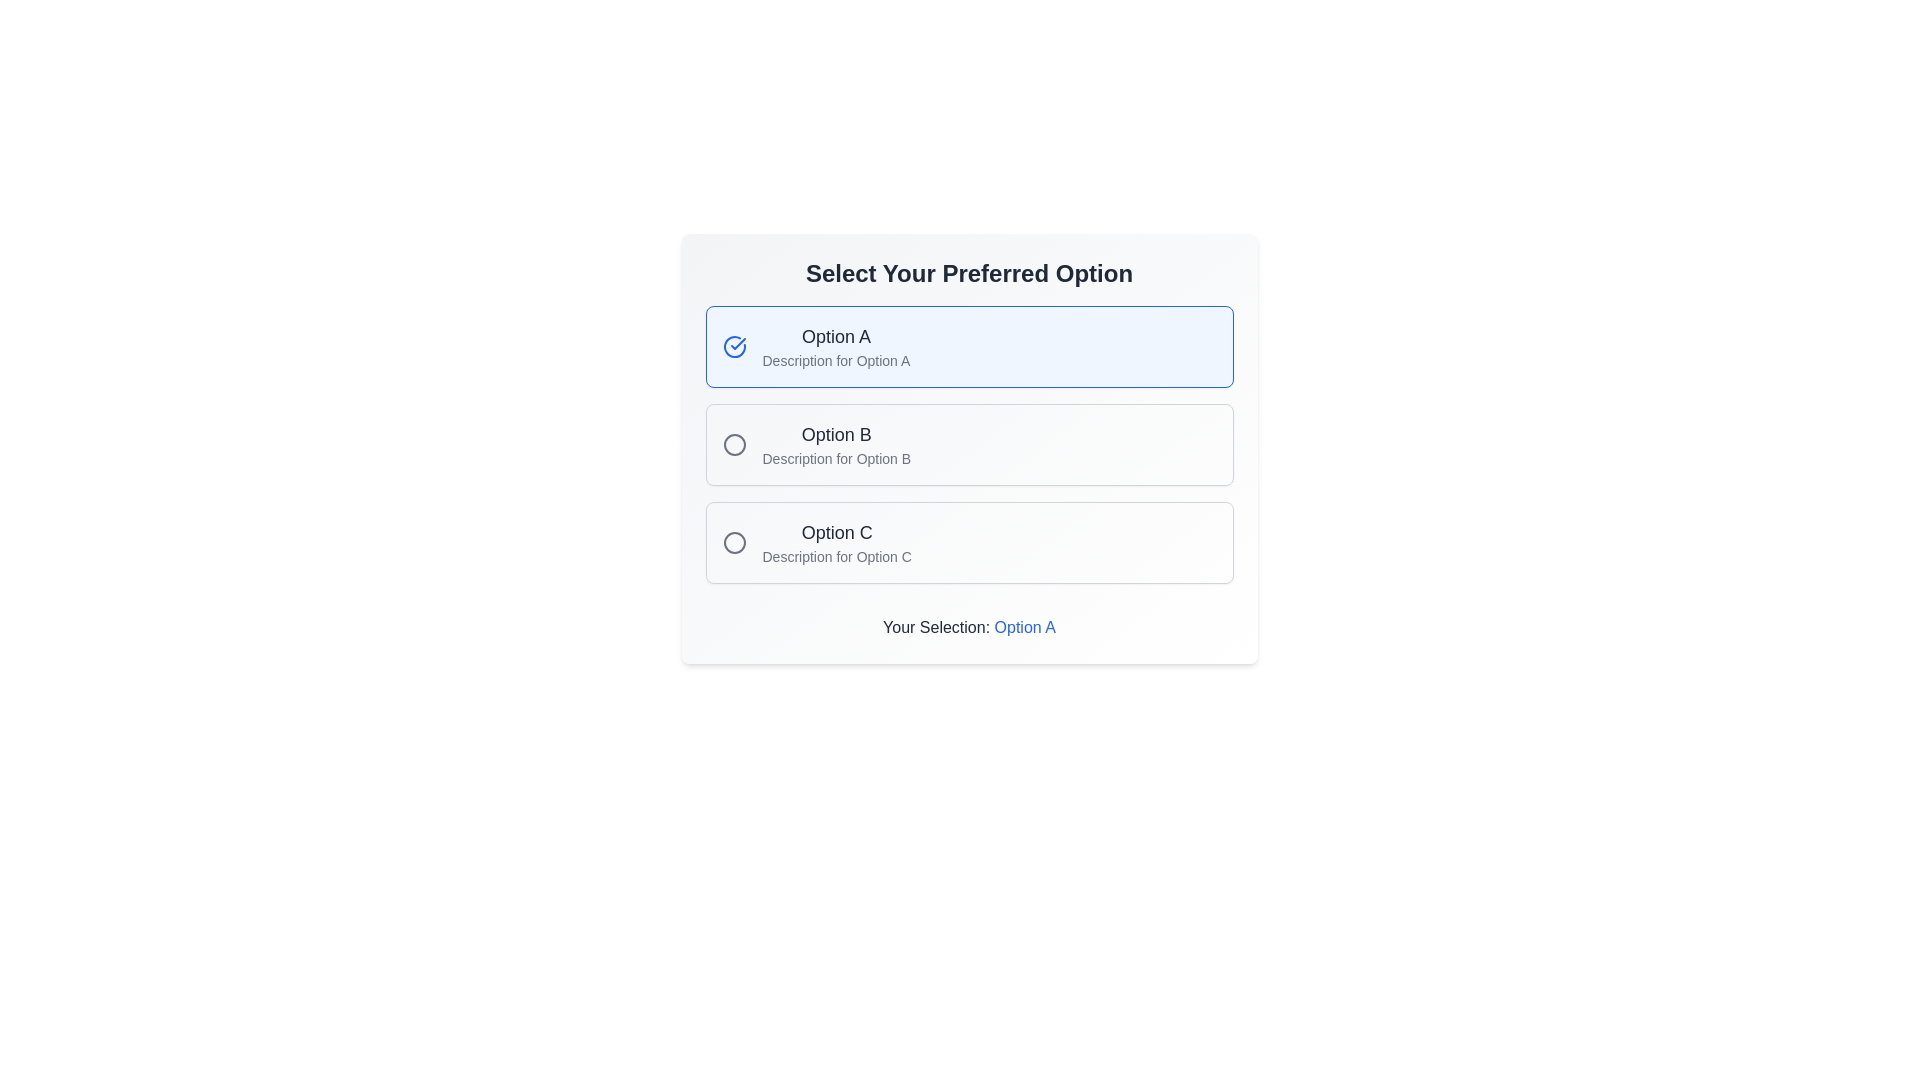 The height and width of the screenshot is (1080, 1920). What do you see at coordinates (836, 361) in the screenshot?
I see `descriptive text element located directly below 'Option A' in the first option section of the selection list, which helps users understand the purpose or details of 'Option A.'` at bounding box center [836, 361].